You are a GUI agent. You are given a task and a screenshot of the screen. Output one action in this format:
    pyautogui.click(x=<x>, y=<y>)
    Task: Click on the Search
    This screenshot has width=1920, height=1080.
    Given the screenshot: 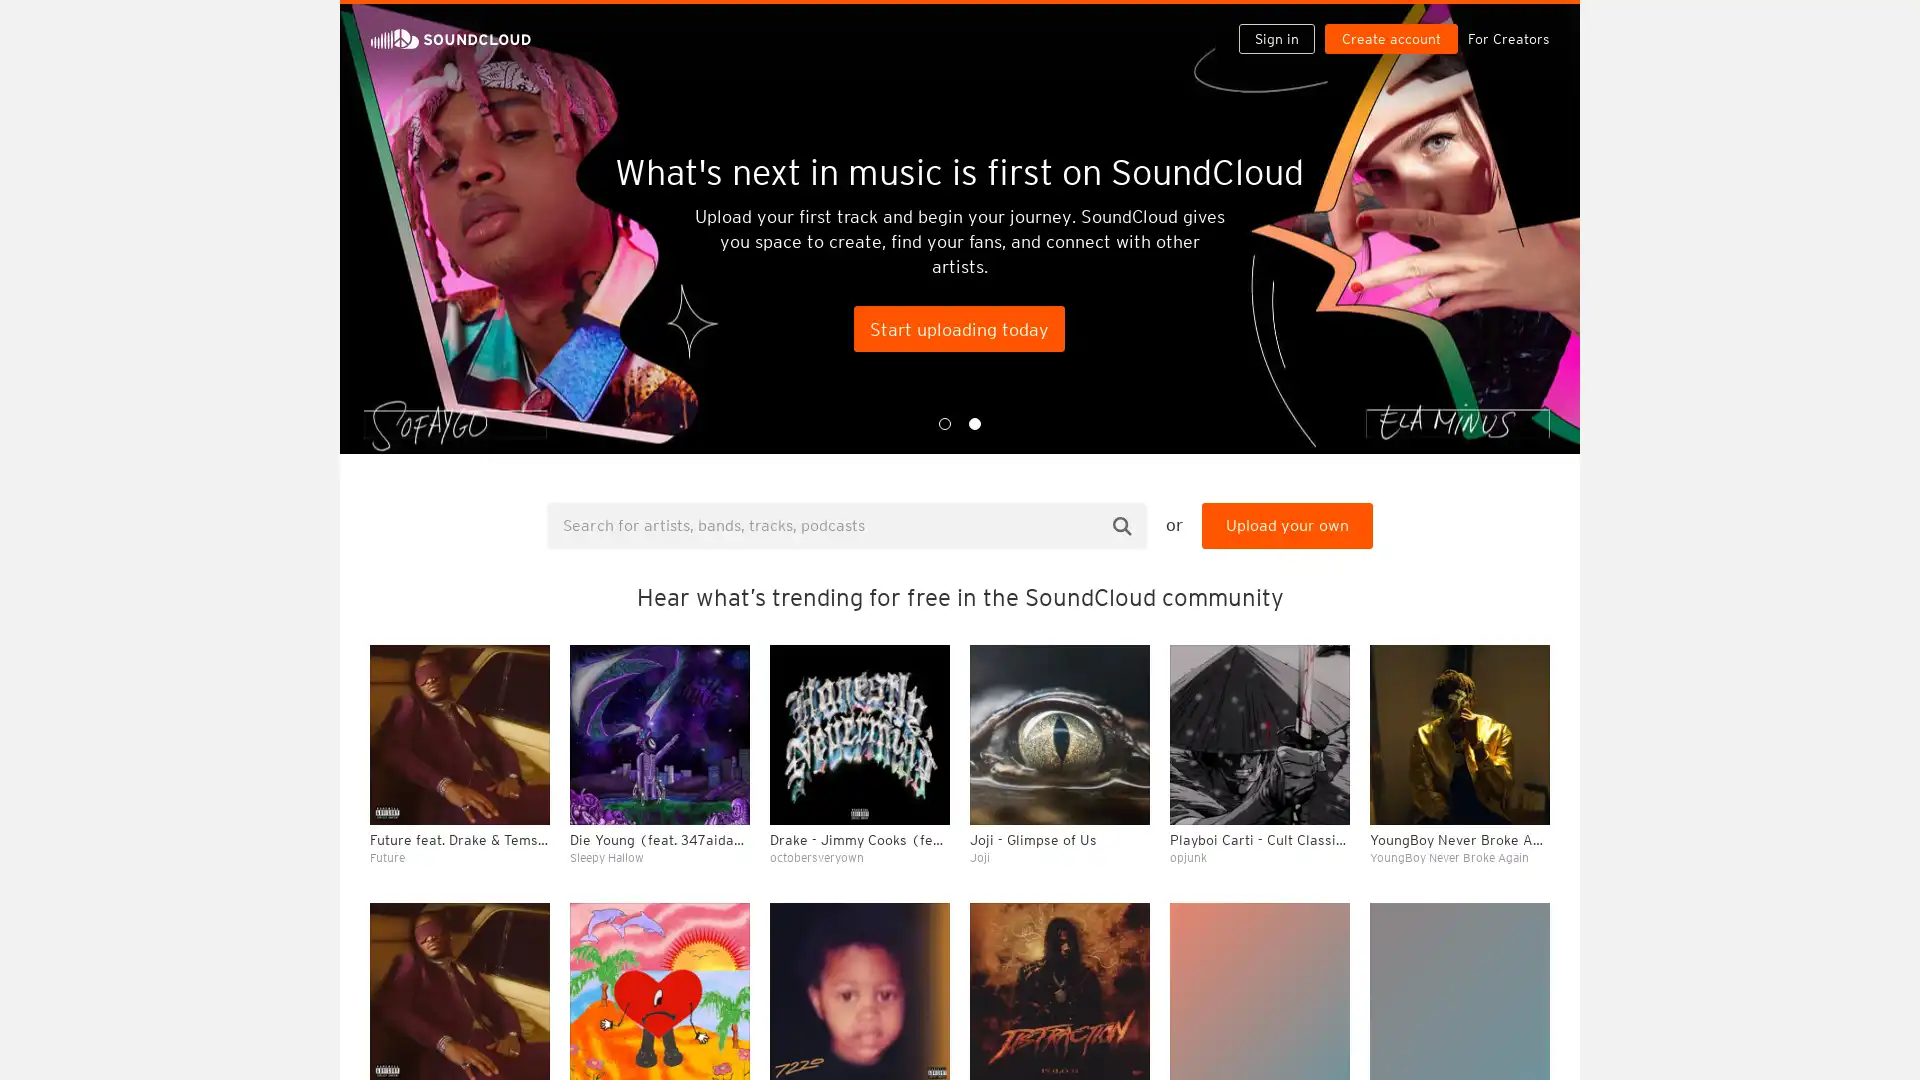 What is the action you would take?
    pyautogui.click(x=1212, y=22)
    